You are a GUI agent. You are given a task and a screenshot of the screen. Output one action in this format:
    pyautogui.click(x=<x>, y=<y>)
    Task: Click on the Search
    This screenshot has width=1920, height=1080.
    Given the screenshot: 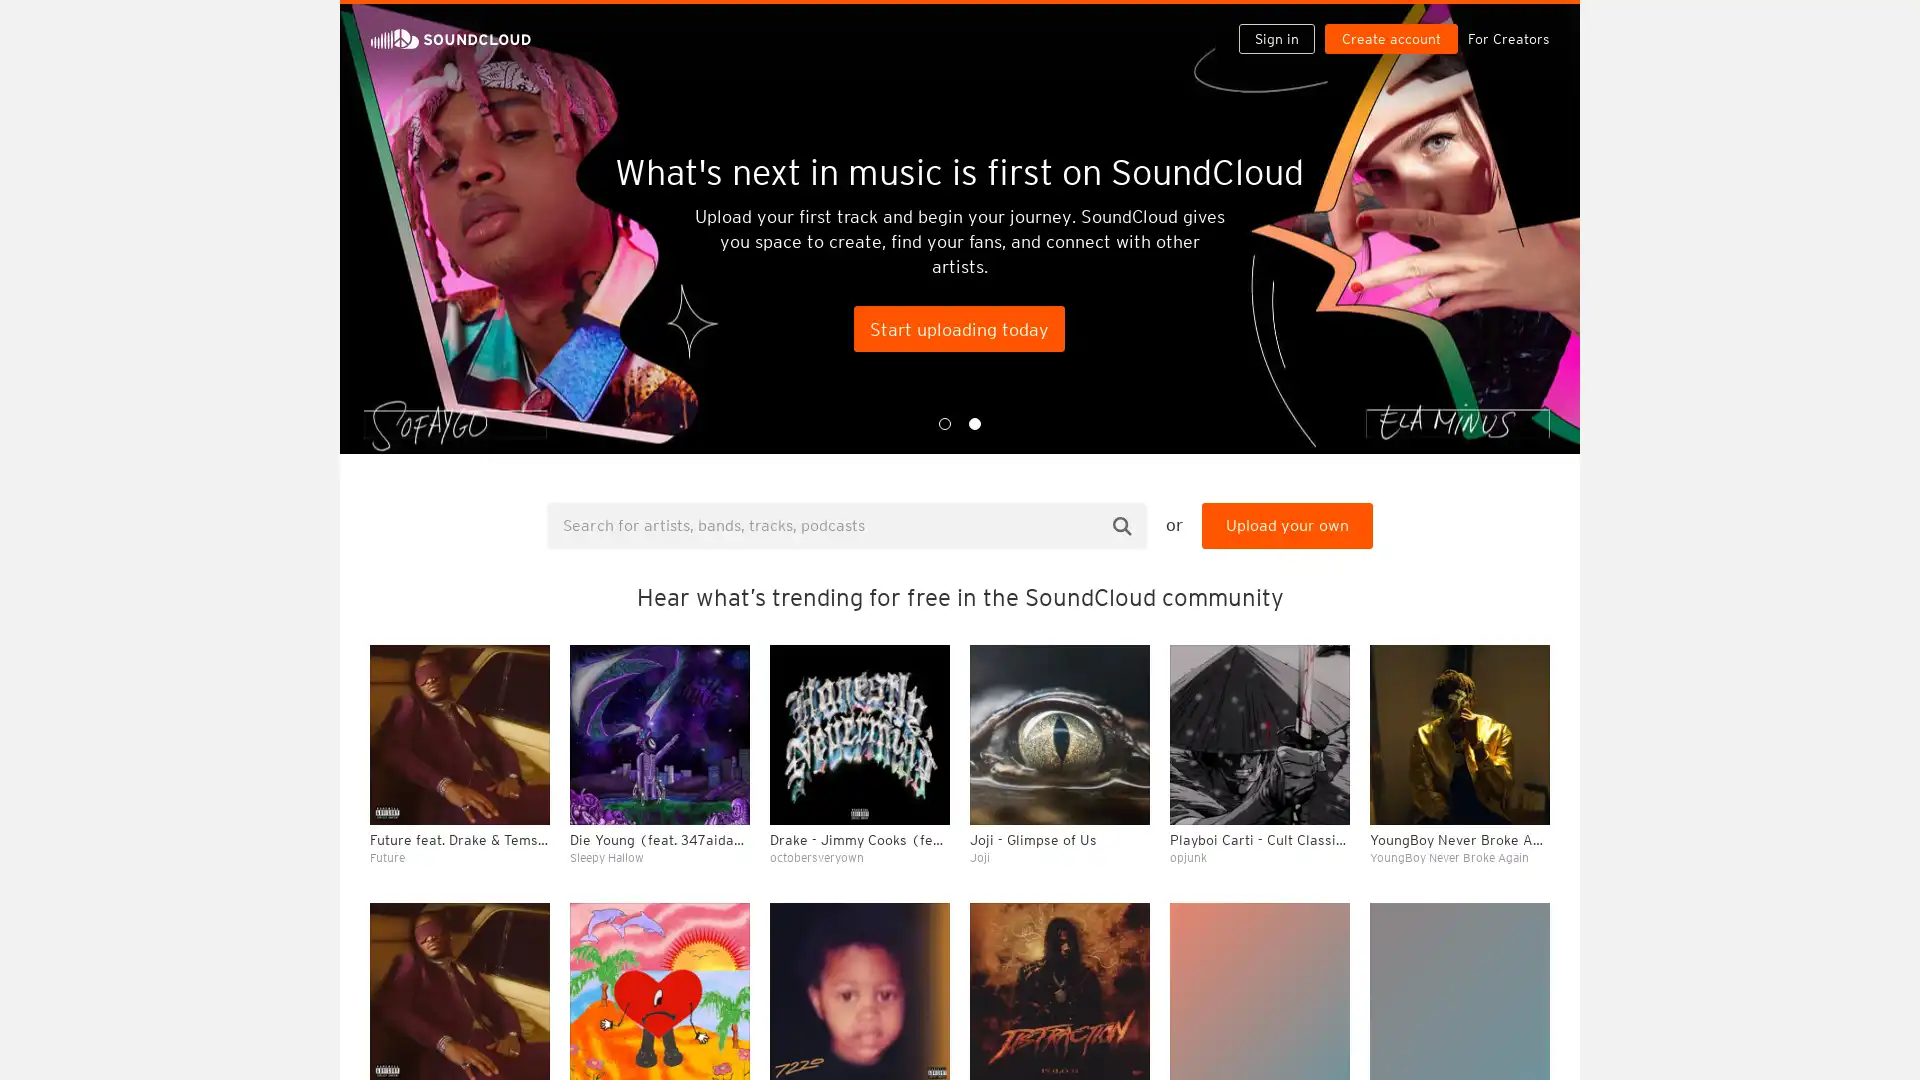 What is the action you would take?
    pyautogui.click(x=1212, y=22)
    